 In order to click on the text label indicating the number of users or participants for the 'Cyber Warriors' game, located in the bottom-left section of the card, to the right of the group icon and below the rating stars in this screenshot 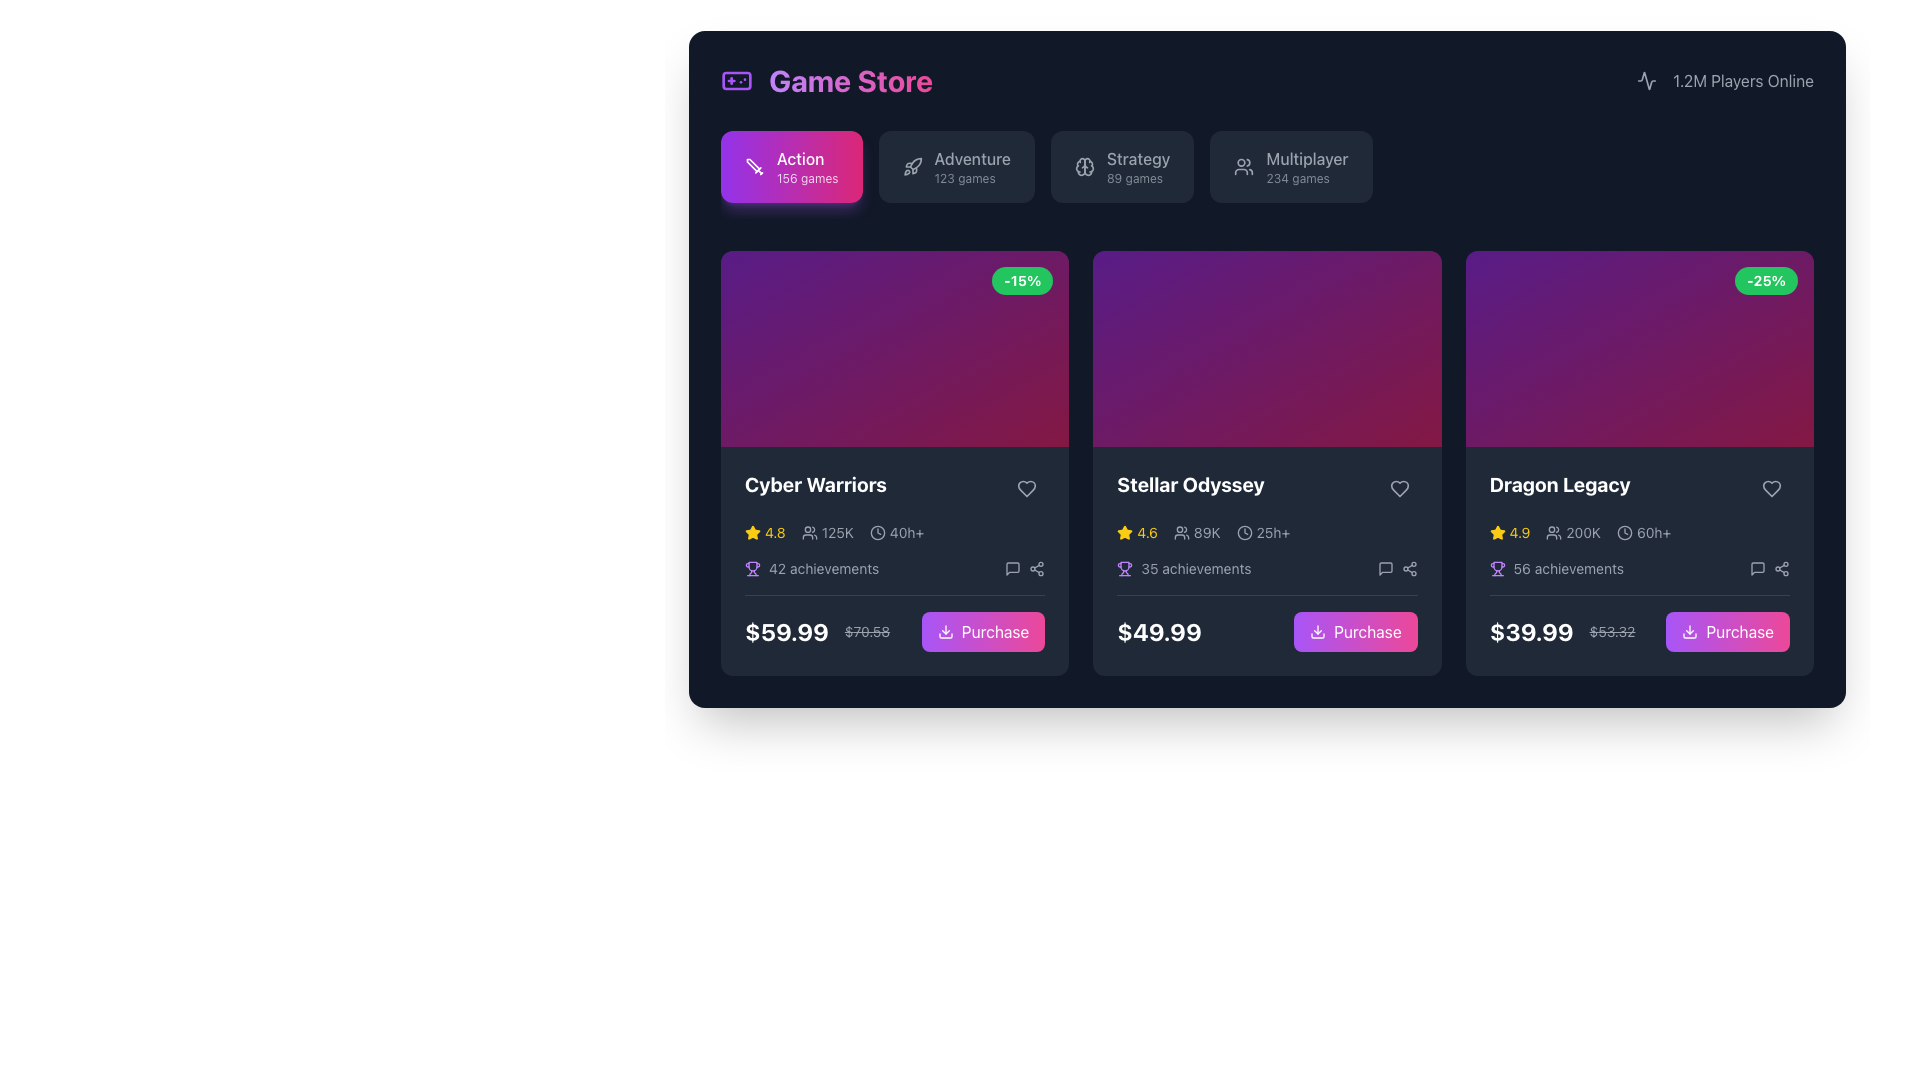, I will do `click(837, 531)`.